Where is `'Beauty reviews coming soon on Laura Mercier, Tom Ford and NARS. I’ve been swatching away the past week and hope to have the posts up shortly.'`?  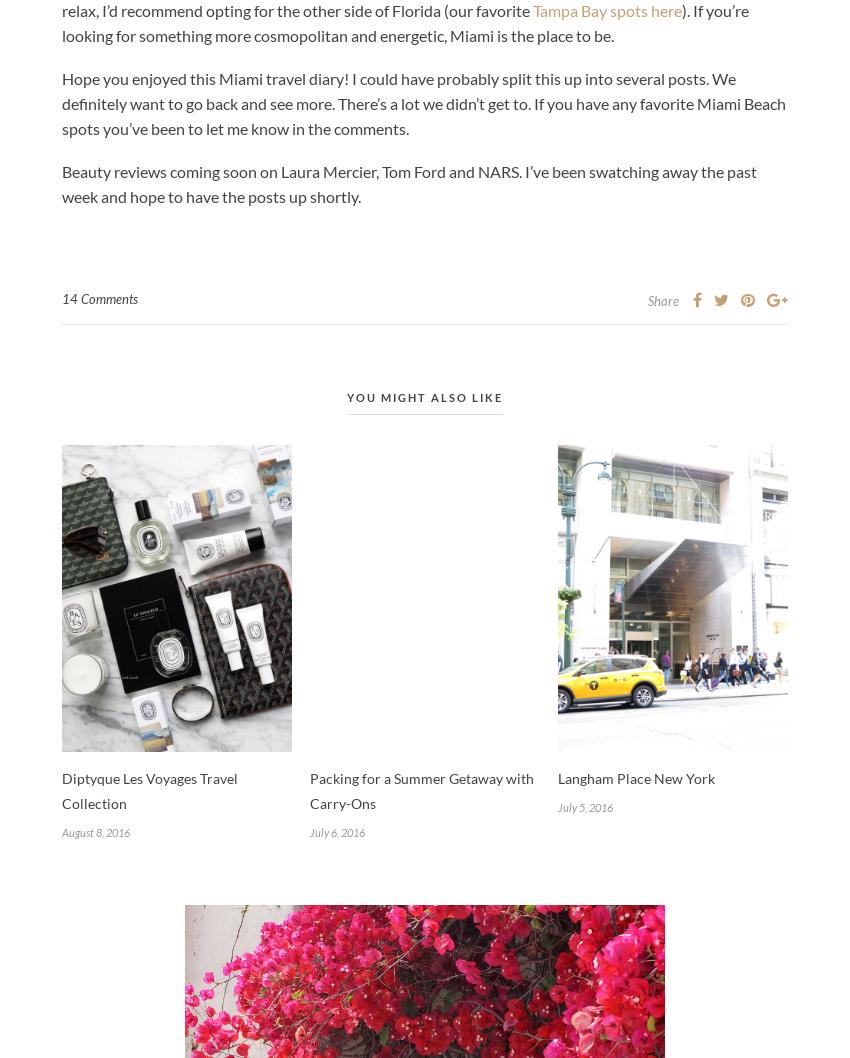 'Beauty reviews coming soon on Laura Mercier, Tom Ford and NARS. I’ve been swatching away the past week and hope to have the posts up shortly.' is located at coordinates (409, 183).